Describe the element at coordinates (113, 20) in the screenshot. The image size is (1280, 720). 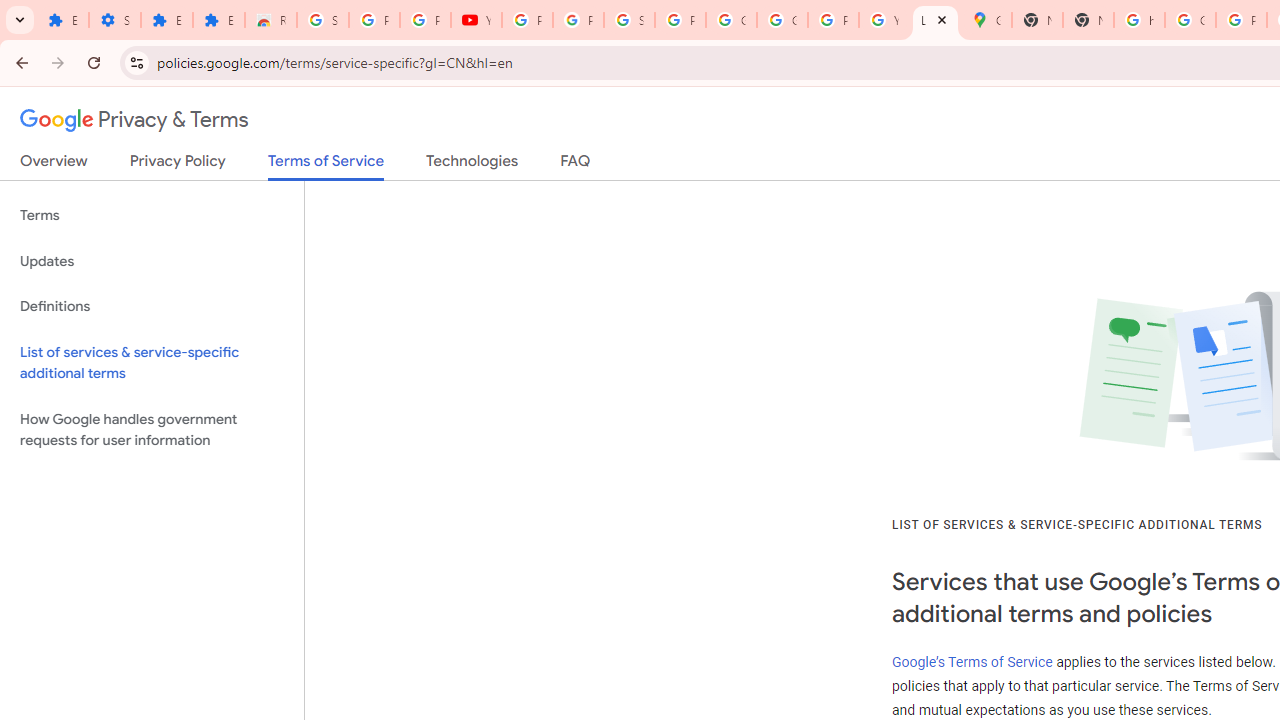
I see `'Settings'` at that location.